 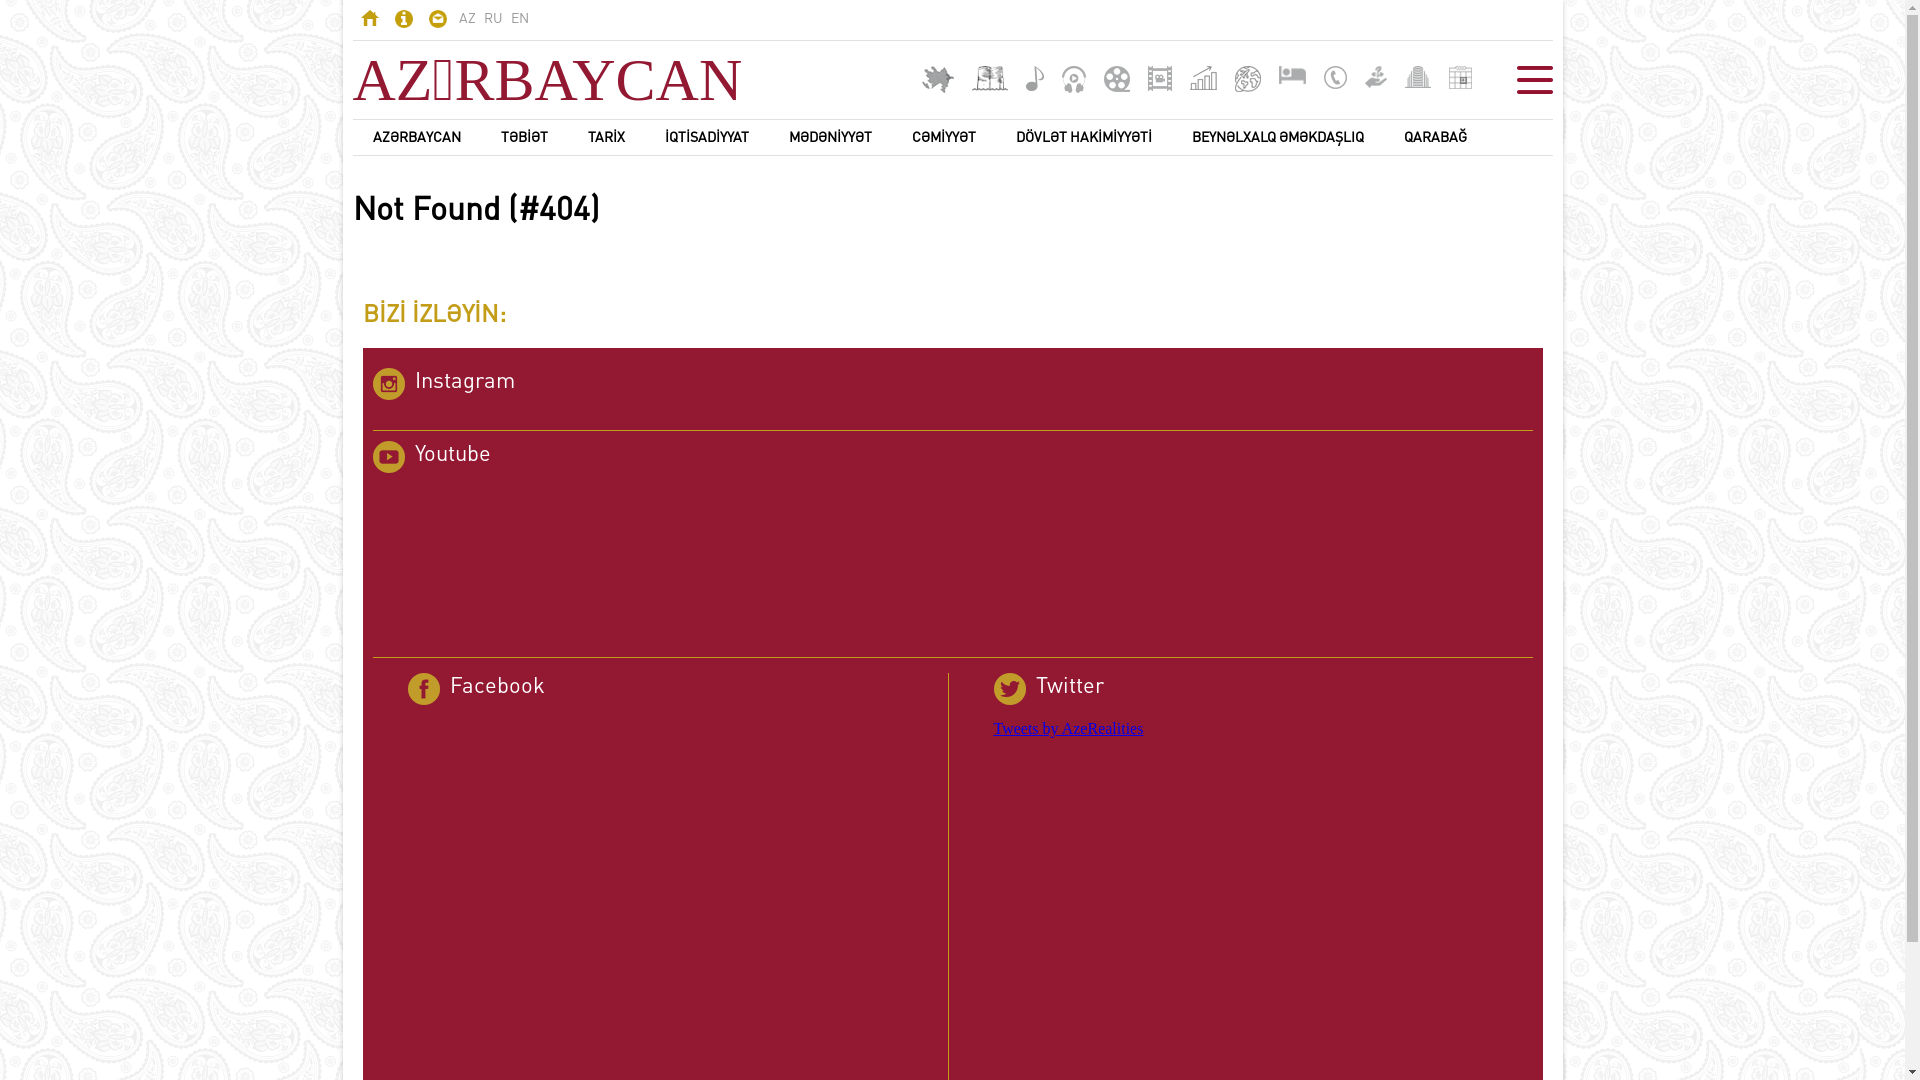 What do you see at coordinates (1073, 78) in the screenshot?
I see `'Audio kitablar'` at bounding box center [1073, 78].